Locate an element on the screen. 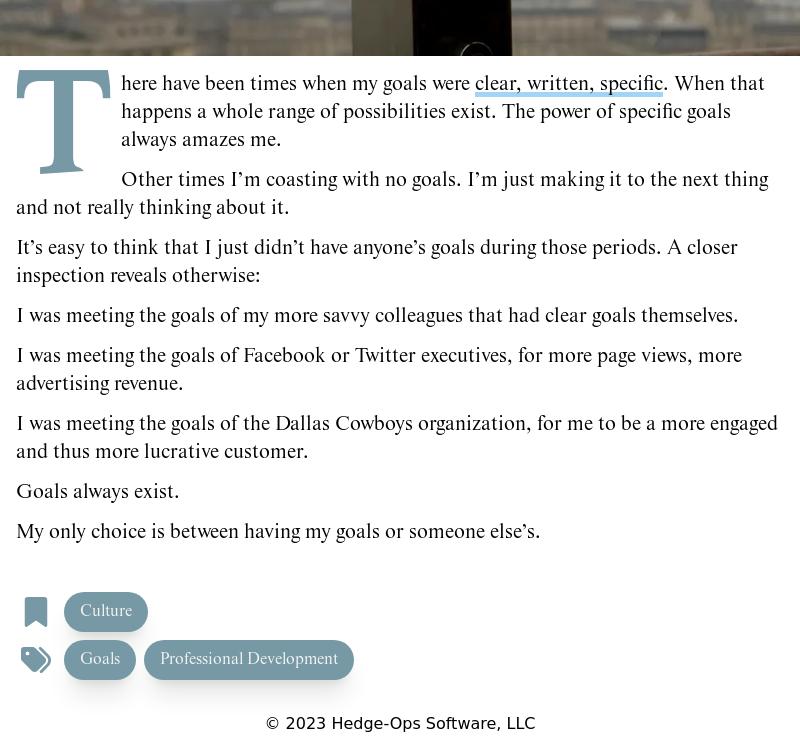  'Hedge-Ops Software, LLC' is located at coordinates (430, 723).